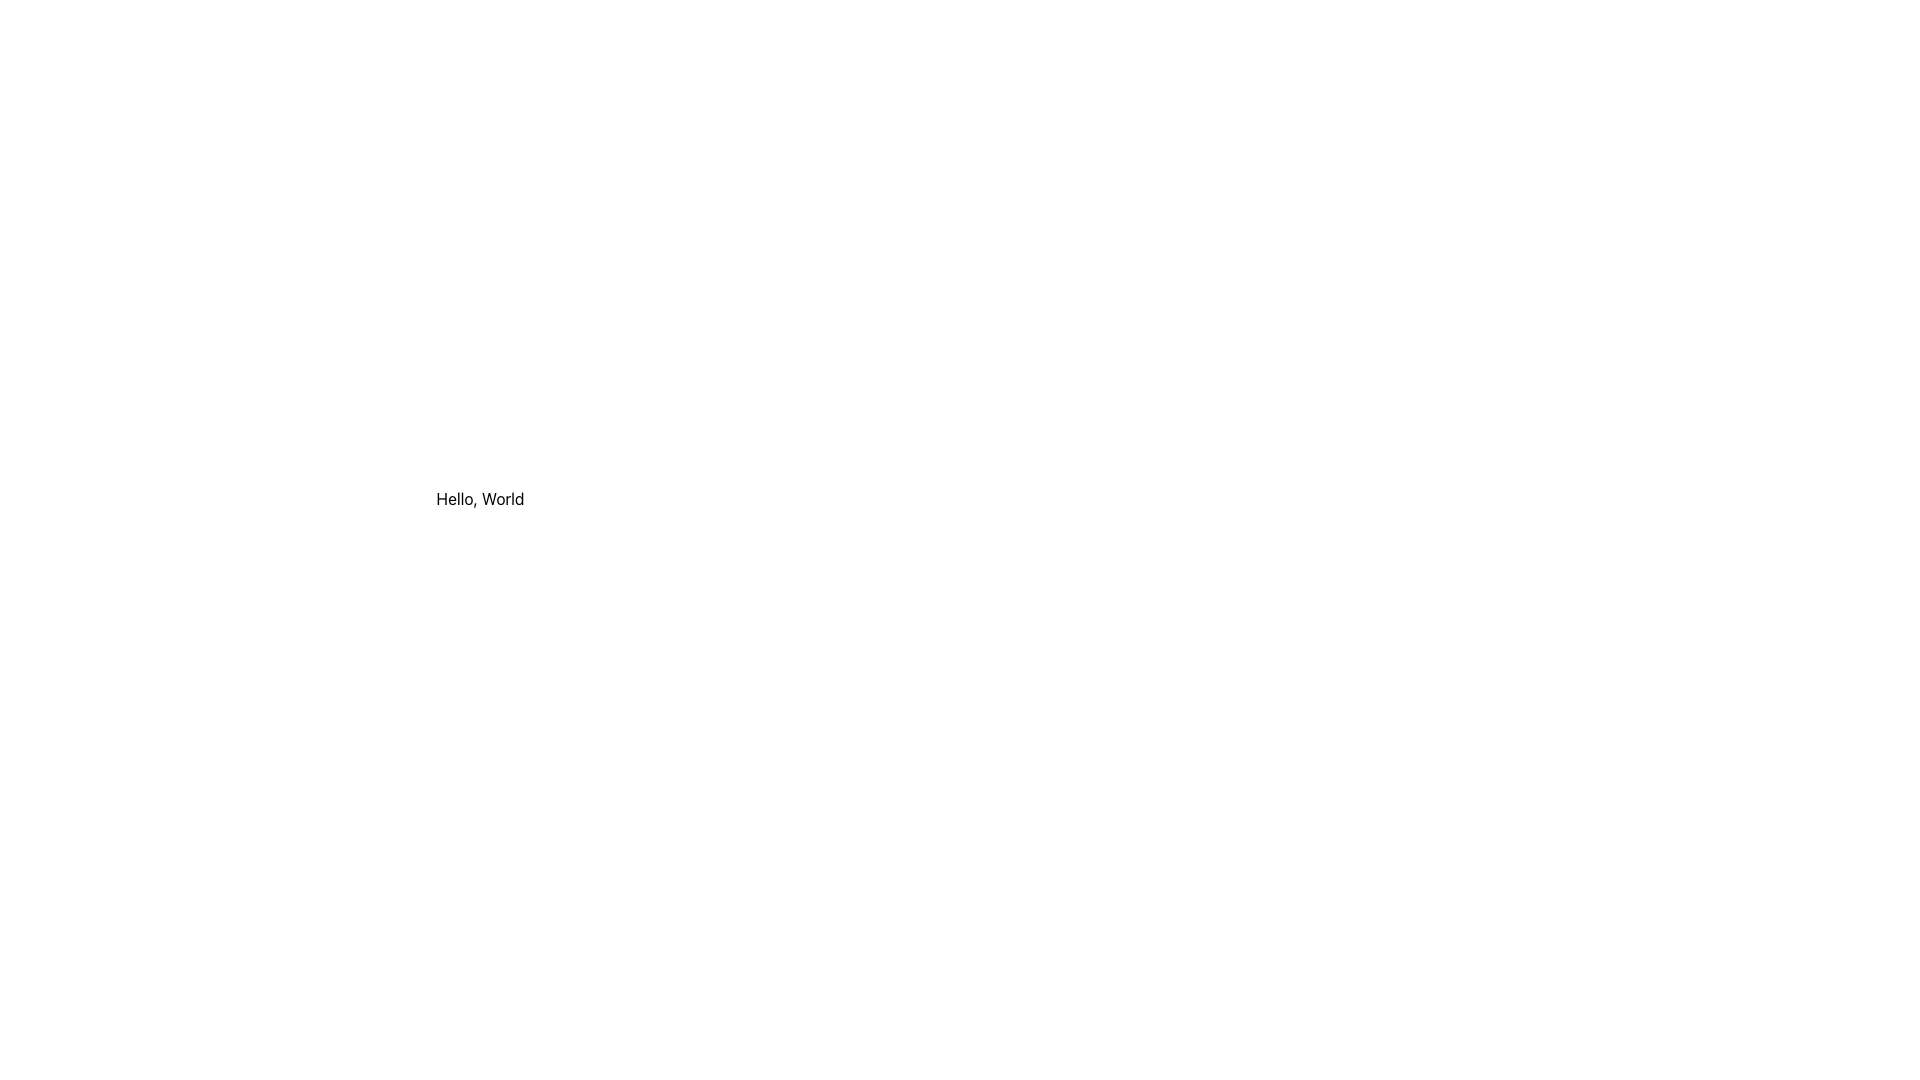 This screenshot has height=1080, width=1920. I want to click on the Static Text Display that shows 'Hello, World', which is centrally aligned in a white box, so click(480, 497).